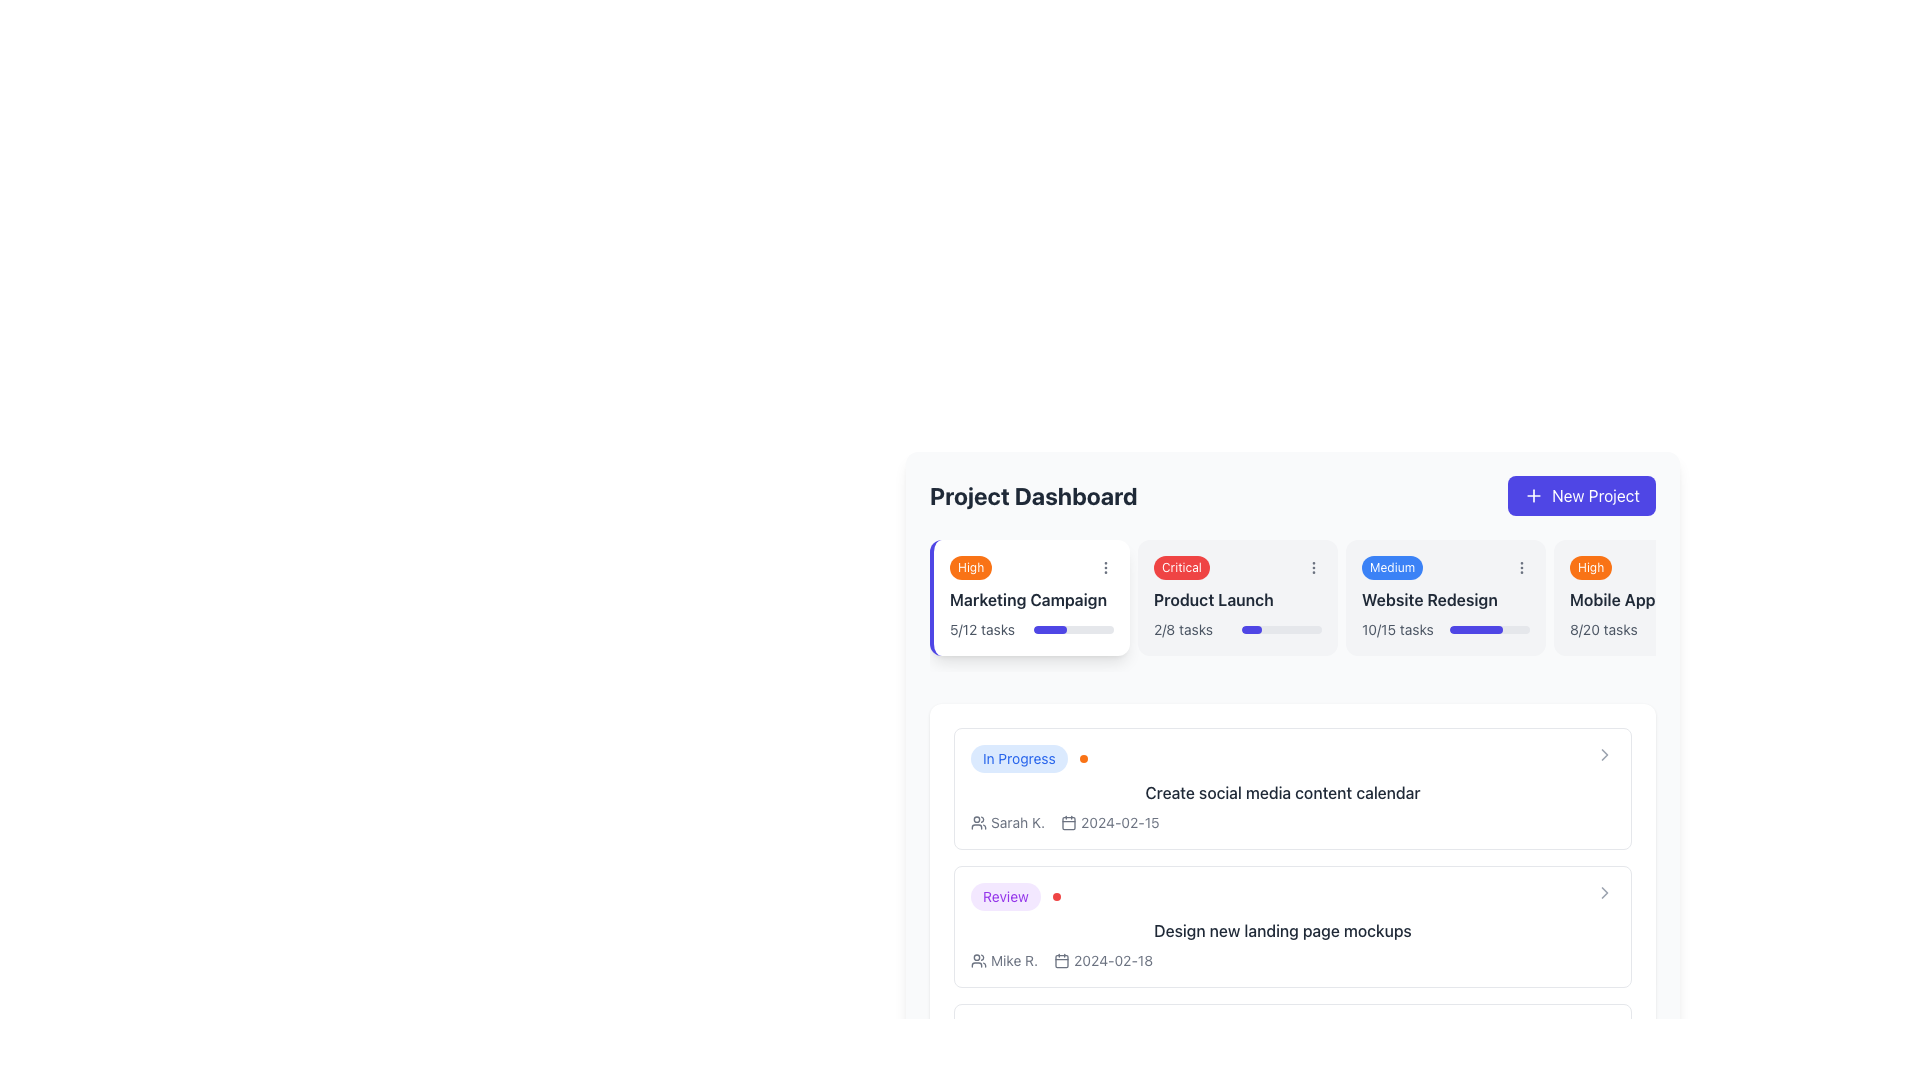 Image resolution: width=1920 pixels, height=1080 pixels. Describe the element at coordinates (1489, 628) in the screenshot. I see `the completion status of the Progress bar located below the '10/15 tasks' text in the 'Website Redesign' card` at that location.